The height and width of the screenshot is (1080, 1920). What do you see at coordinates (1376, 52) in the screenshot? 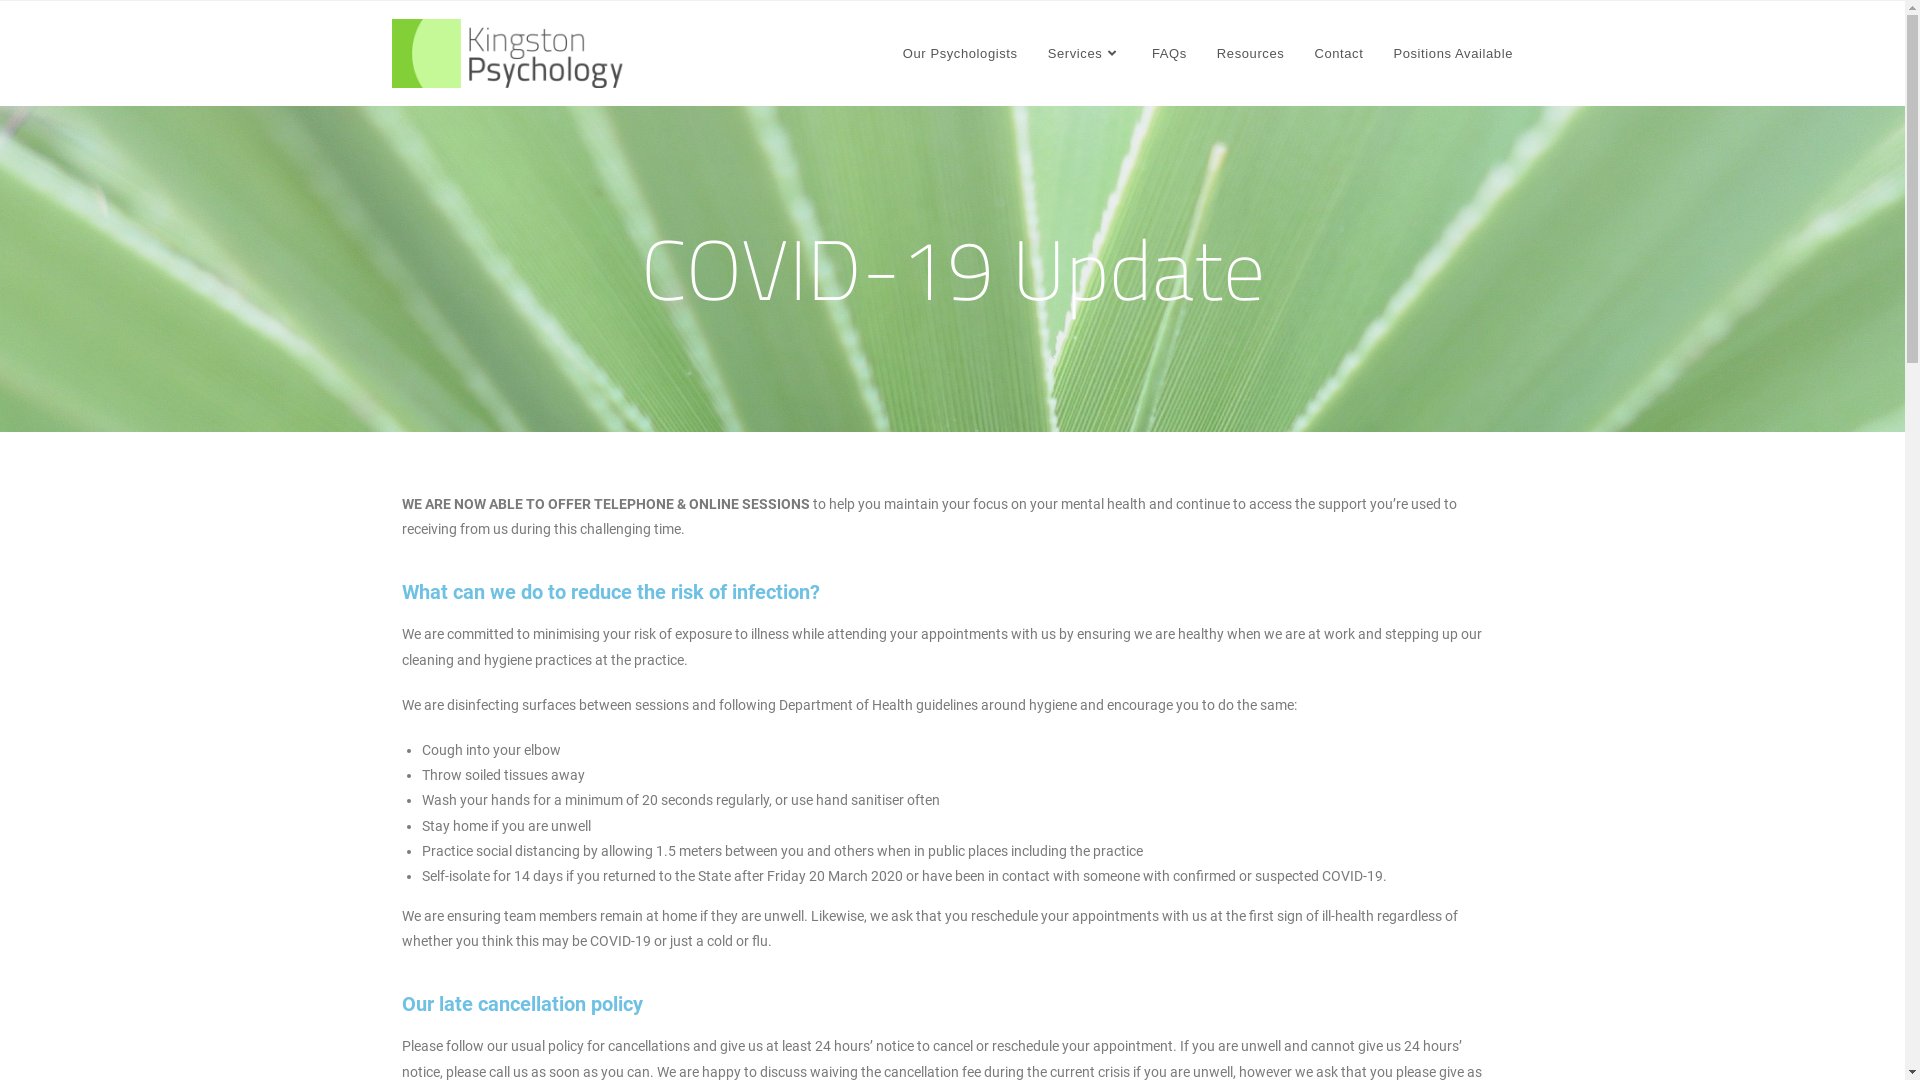
I see `'Positions Available'` at bounding box center [1376, 52].